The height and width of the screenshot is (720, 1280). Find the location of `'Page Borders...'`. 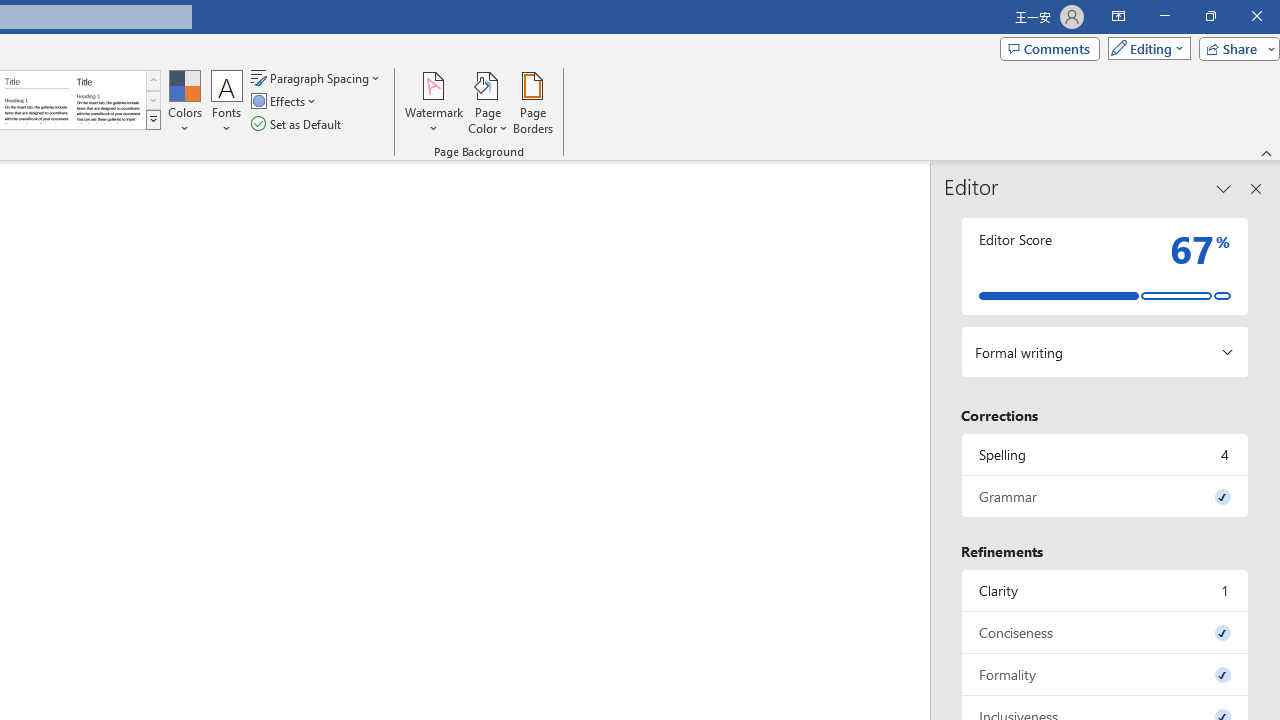

'Page Borders...' is located at coordinates (533, 103).